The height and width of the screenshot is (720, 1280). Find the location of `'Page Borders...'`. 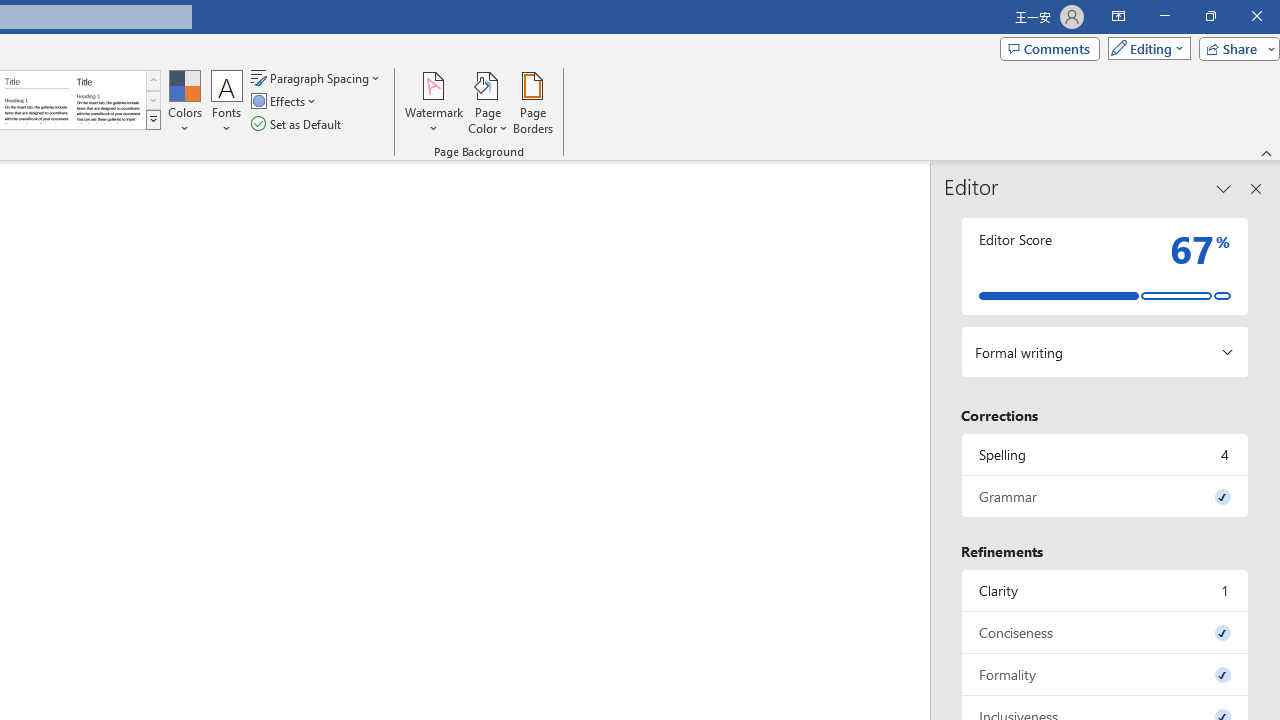

'Page Borders...' is located at coordinates (533, 103).